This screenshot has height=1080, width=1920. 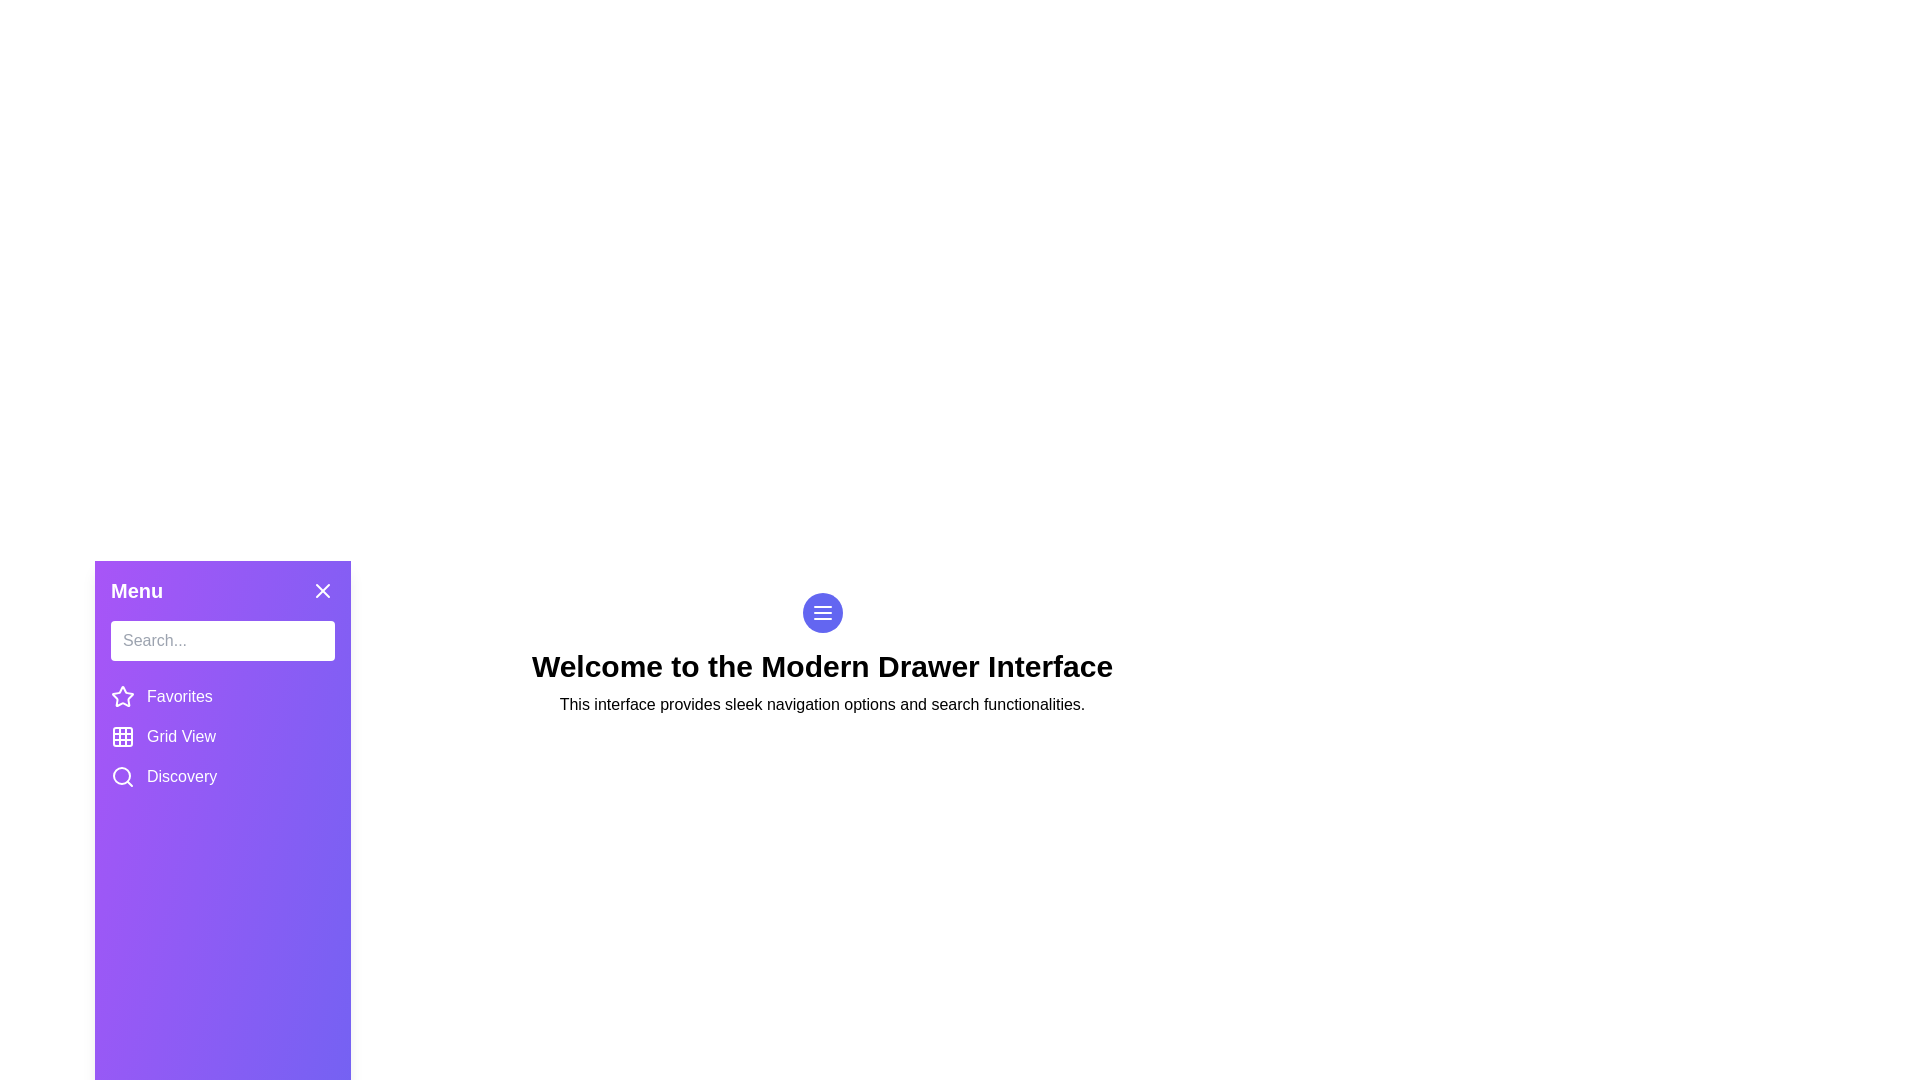 I want to click on the welcome message to interact with it, so click(x=822, y=667).